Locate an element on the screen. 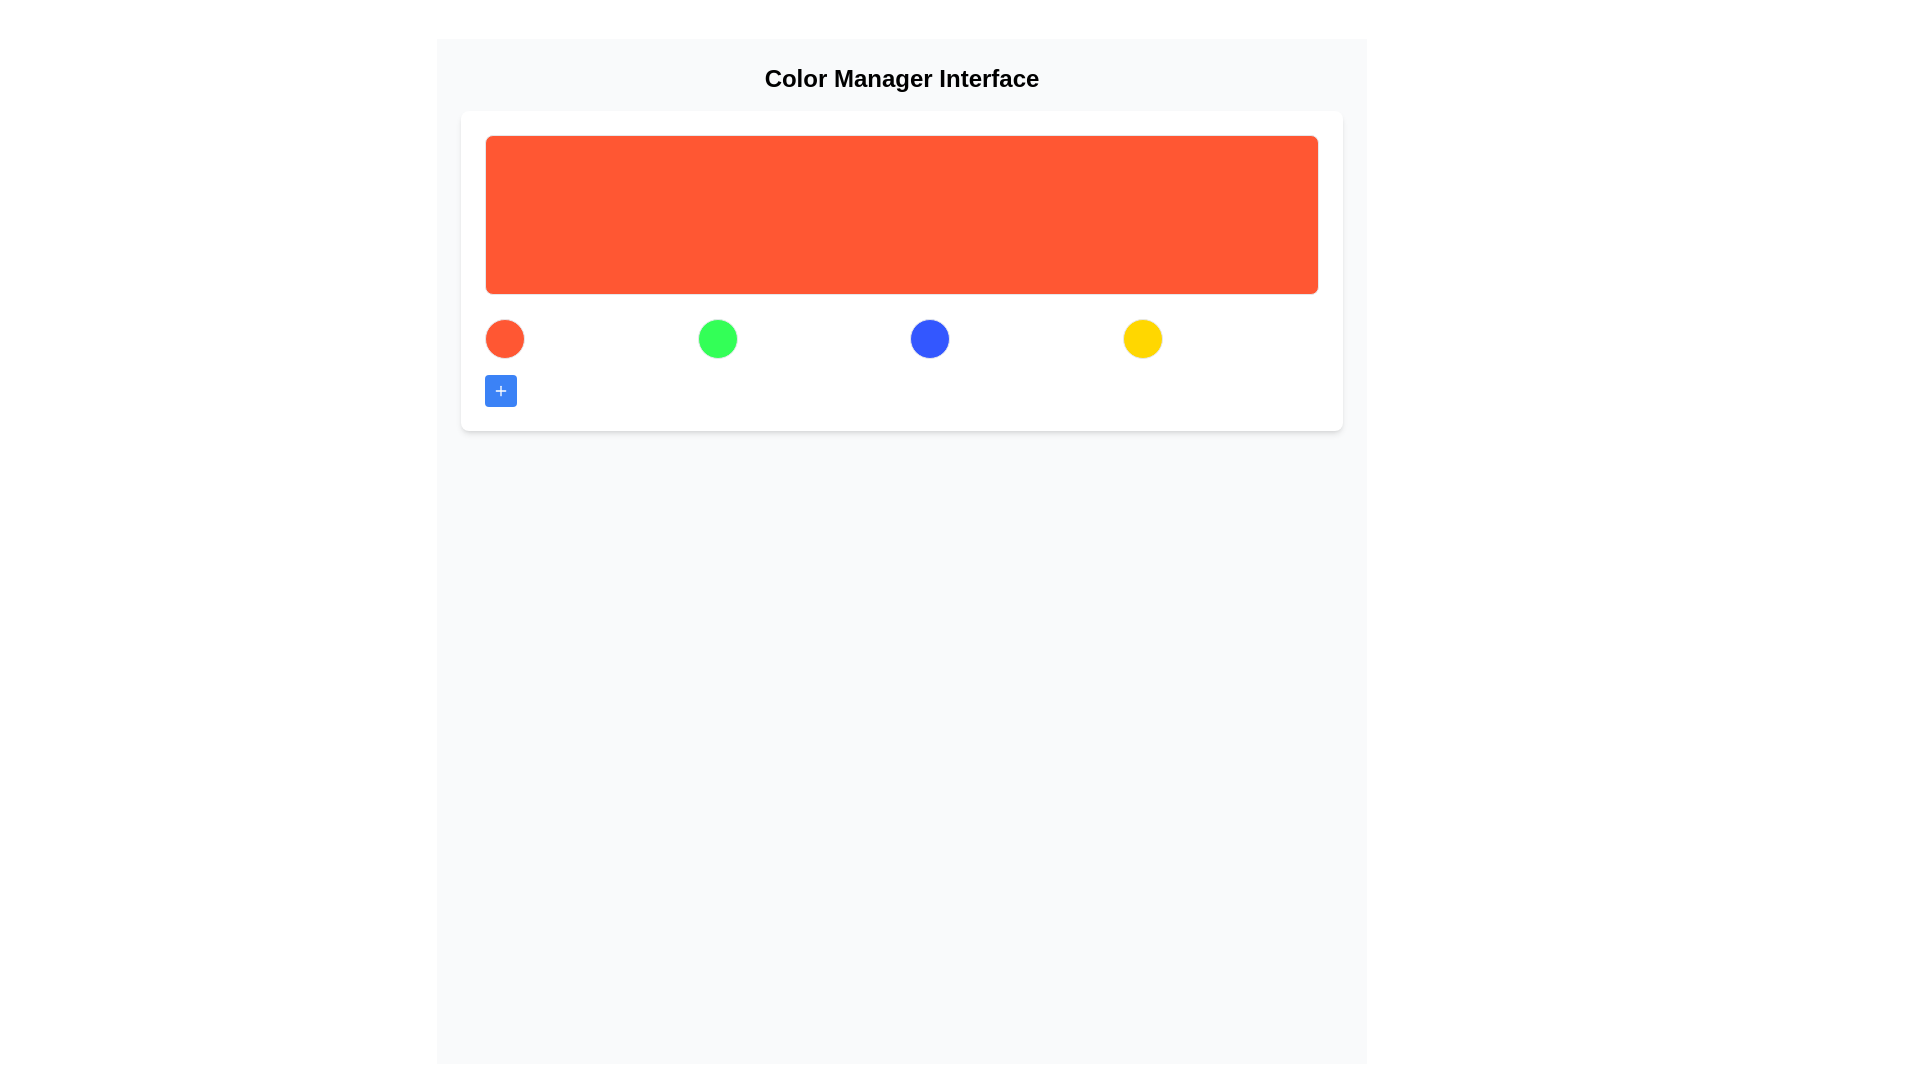  the small blue plus sign icon button located below the orange rectangle in the interface is located at coordinates (500, 390).